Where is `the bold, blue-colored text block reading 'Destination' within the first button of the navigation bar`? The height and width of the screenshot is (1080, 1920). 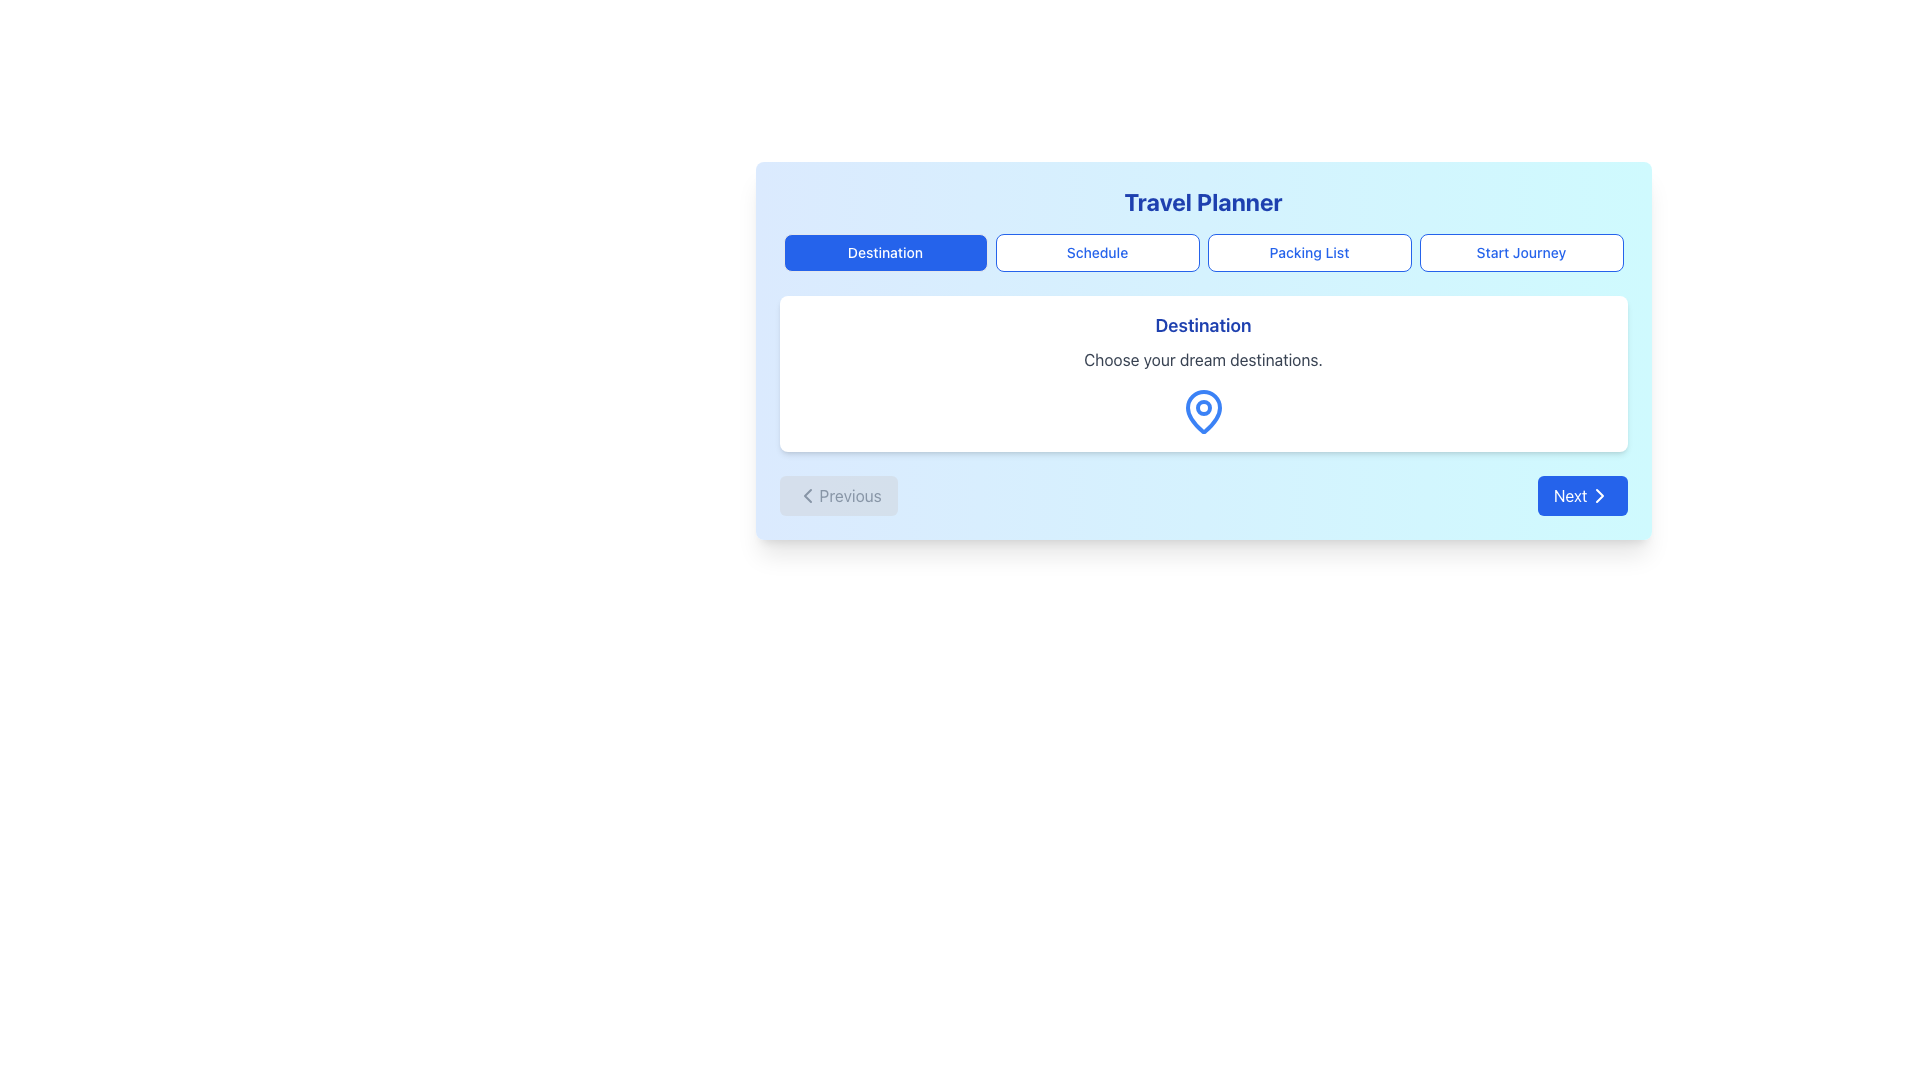 the bold, blue-colored text block reading 'Destination' within the first button of the navigation bar is located at coordinates (884, 252).